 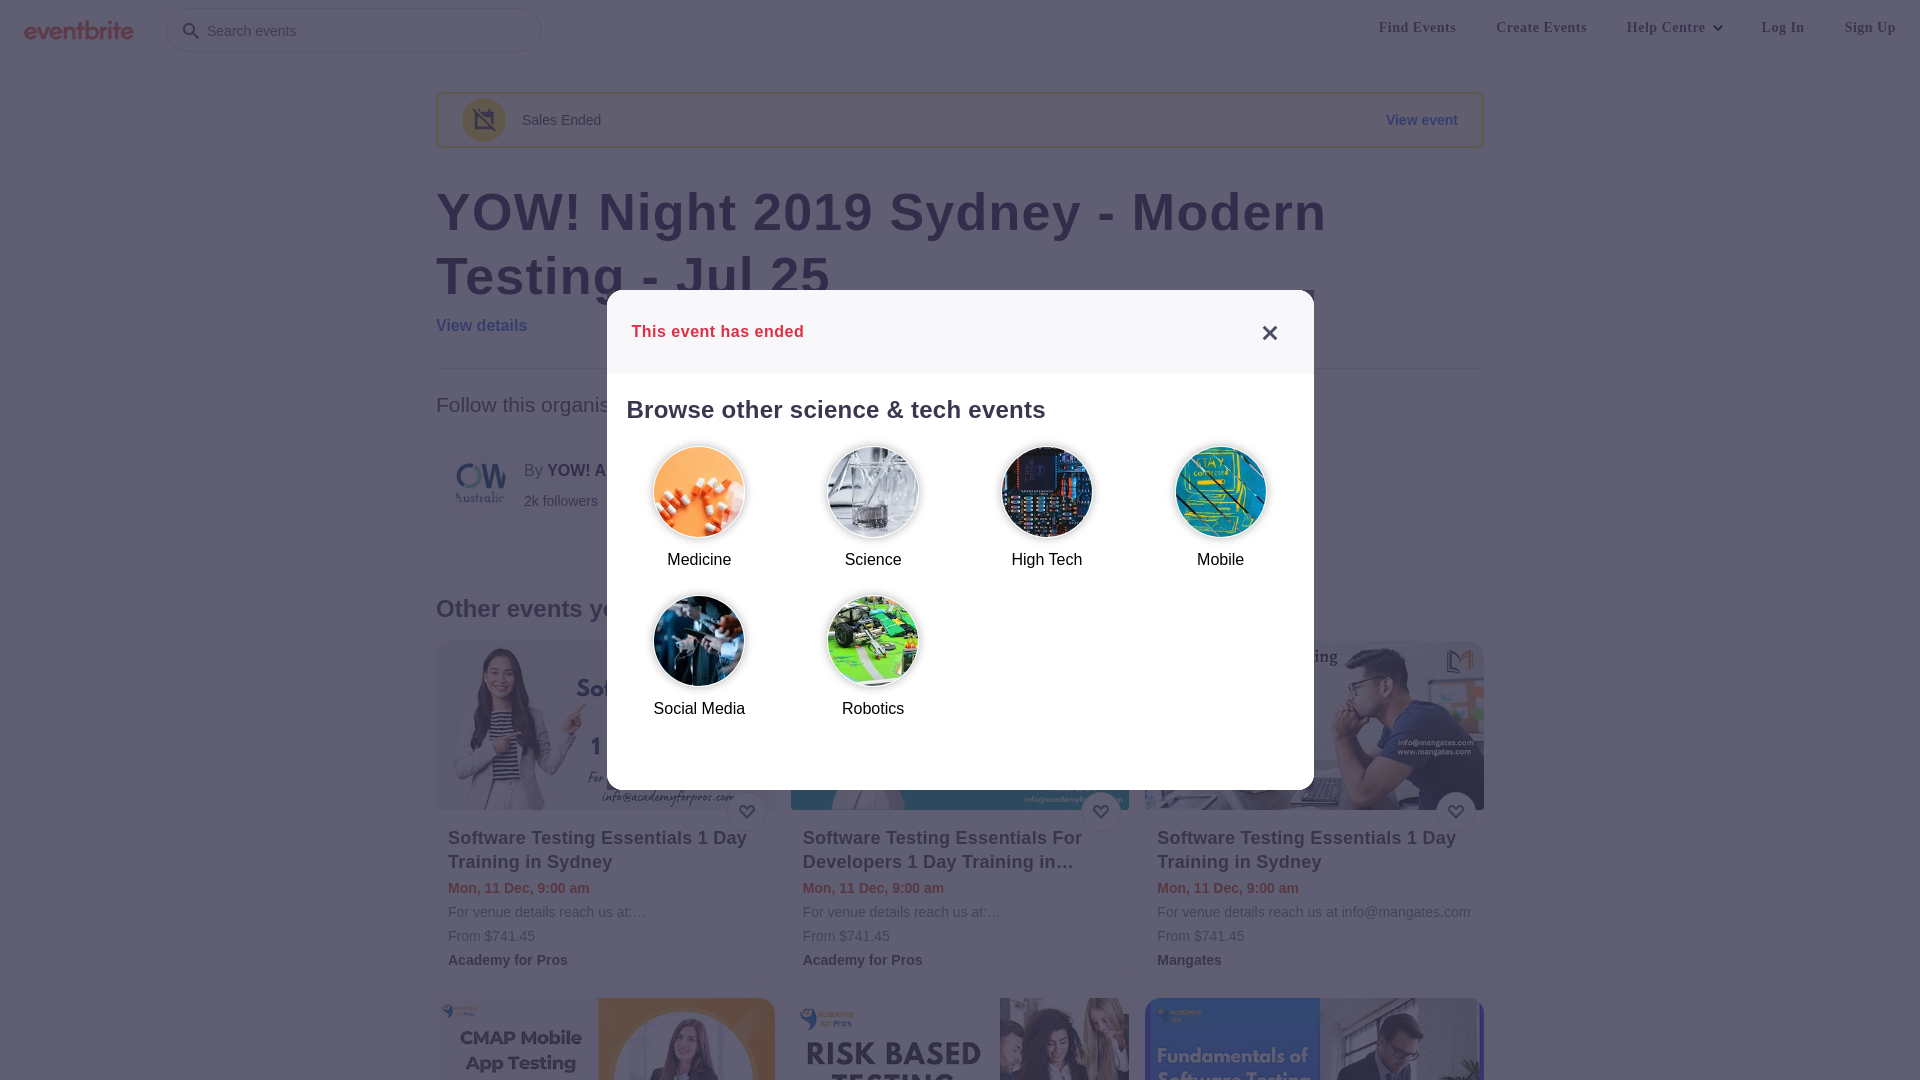 I want to click on 'Science', so click(x=789, y=515).